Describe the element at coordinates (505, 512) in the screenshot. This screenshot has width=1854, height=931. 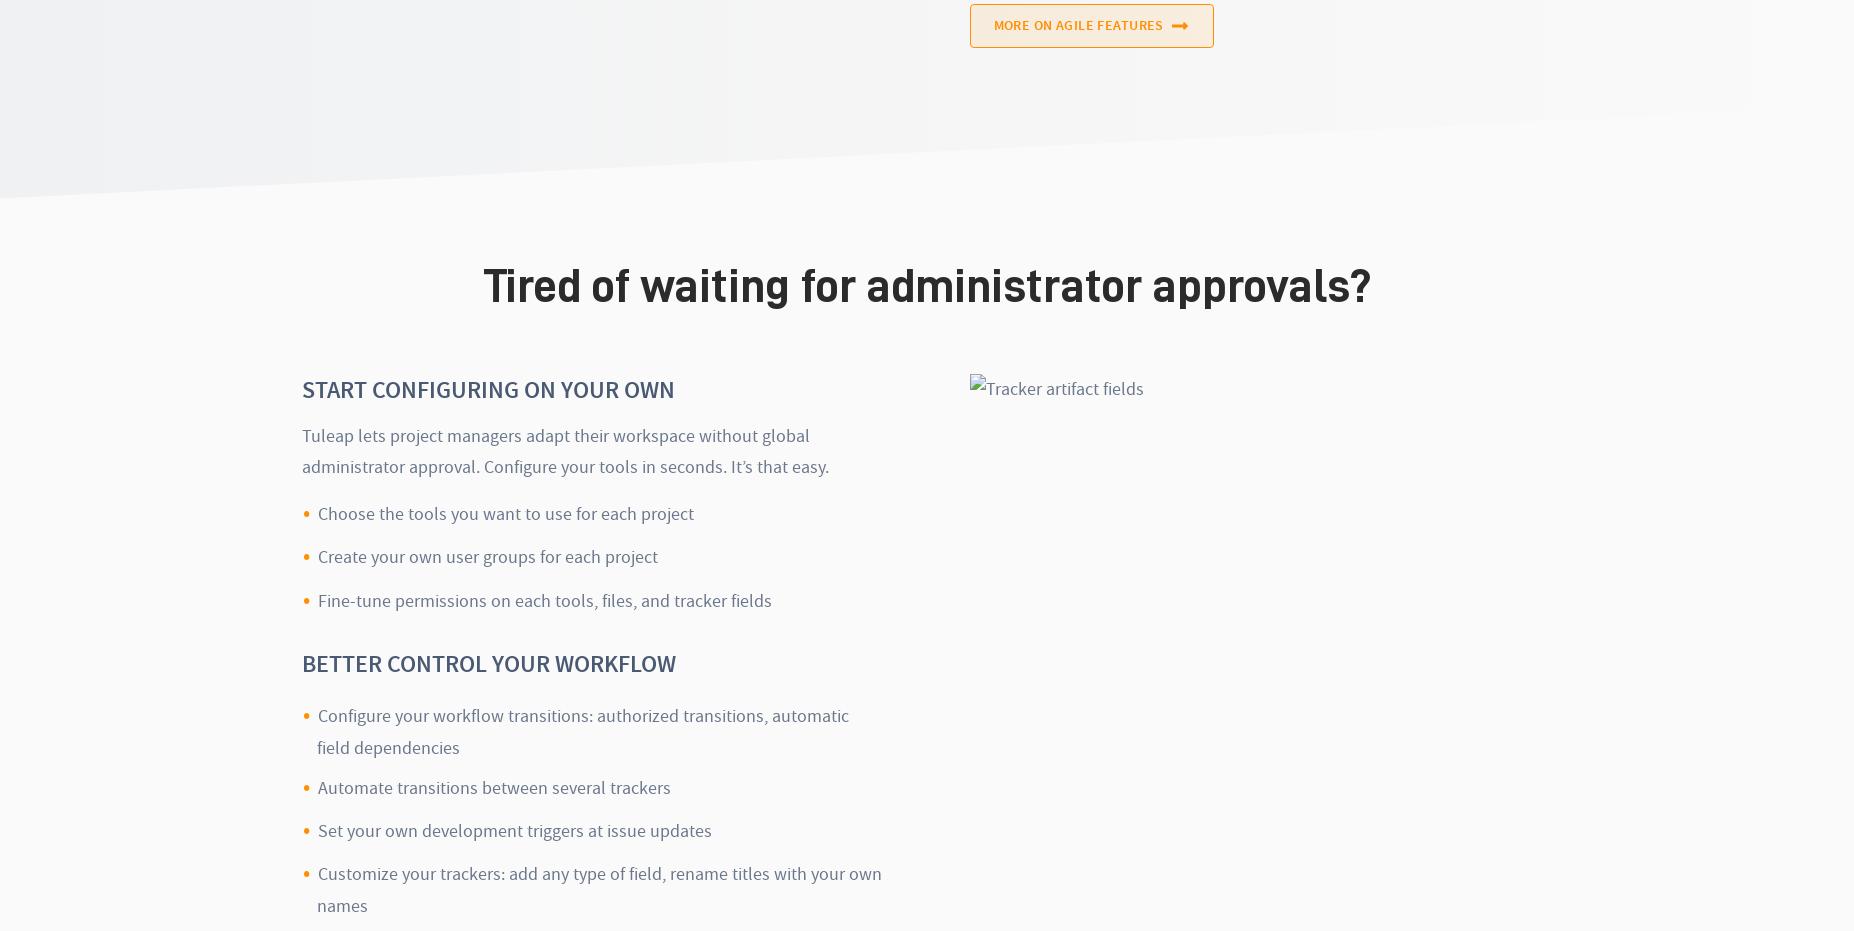
I see `'Choose the tools you want to use for each project'` at that location.